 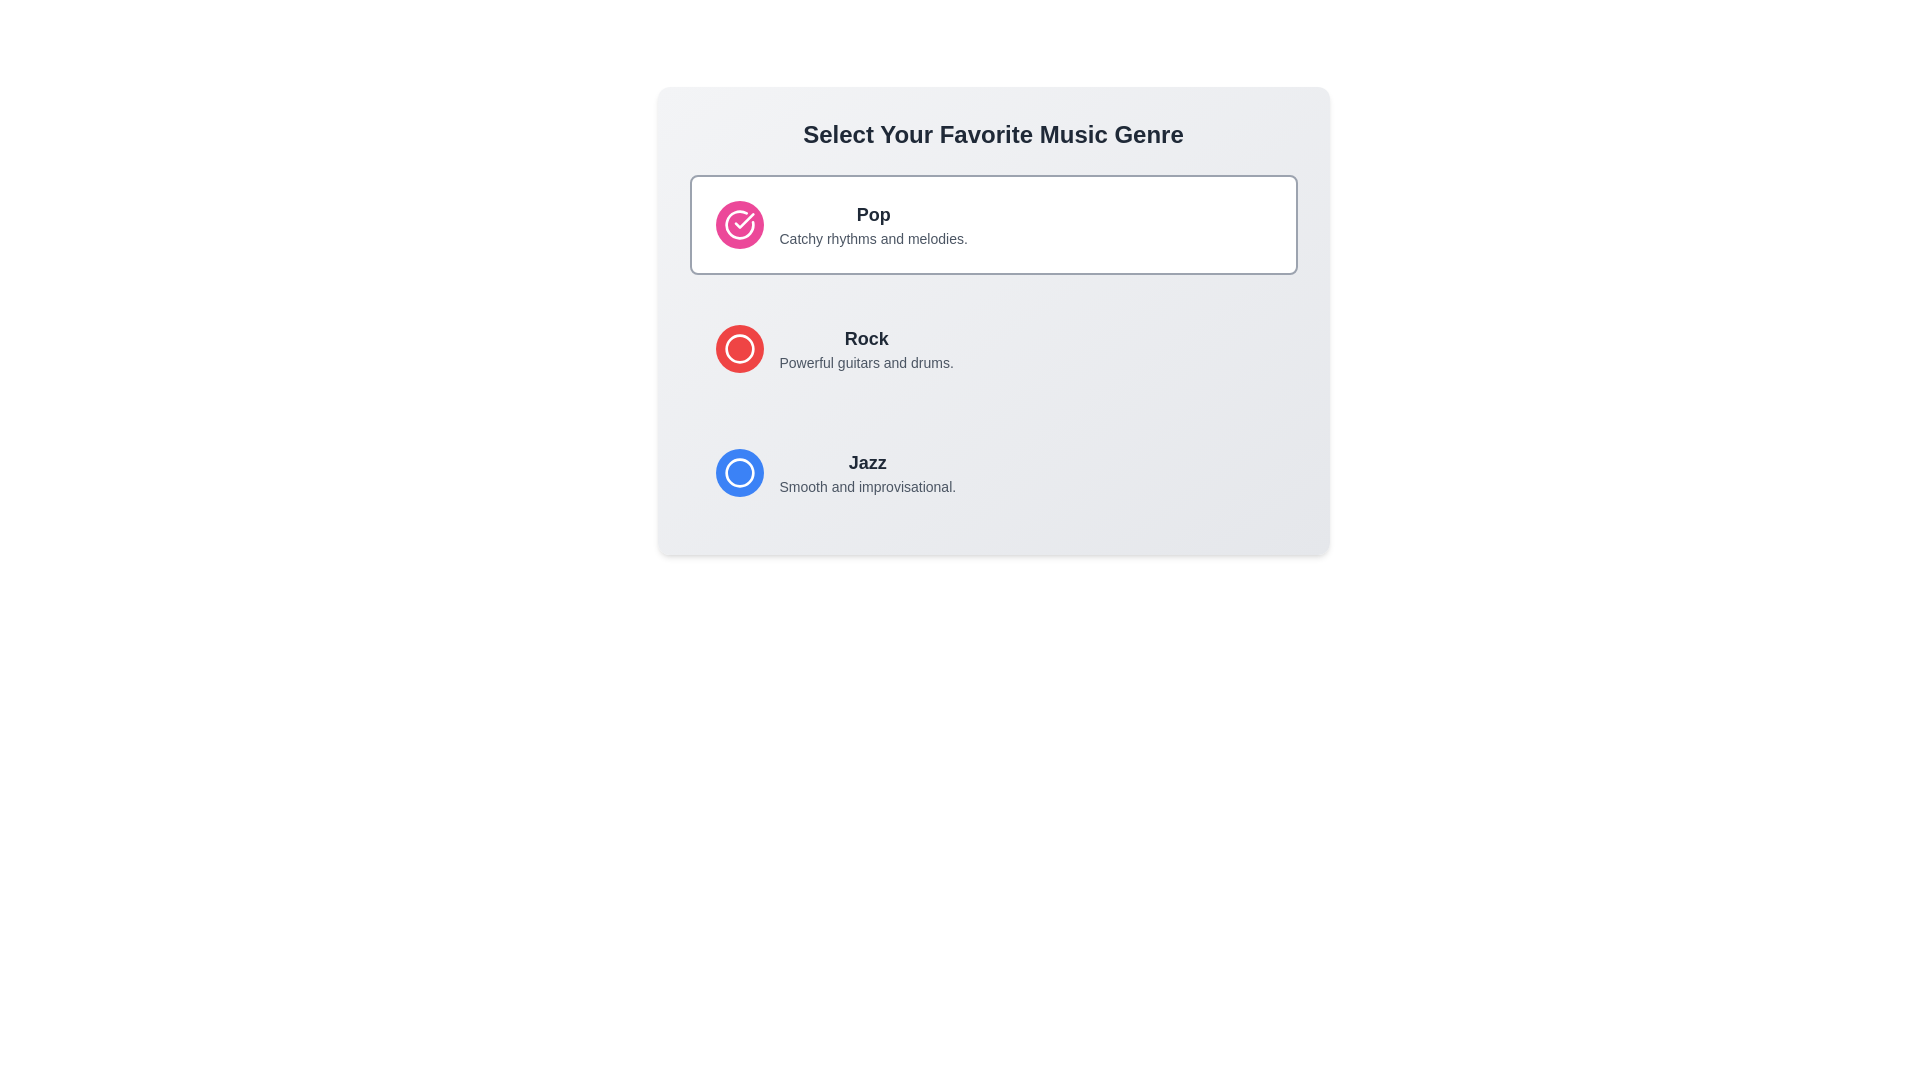 What do you see at coordinates (867, 462) in the screenshot?
I see `text label that says 'Jazz', which is styled in bold, dark gray, and located above the description 'Smooth and improvisational.' in the third option of the music genre list` at bounding box center [867, 462].